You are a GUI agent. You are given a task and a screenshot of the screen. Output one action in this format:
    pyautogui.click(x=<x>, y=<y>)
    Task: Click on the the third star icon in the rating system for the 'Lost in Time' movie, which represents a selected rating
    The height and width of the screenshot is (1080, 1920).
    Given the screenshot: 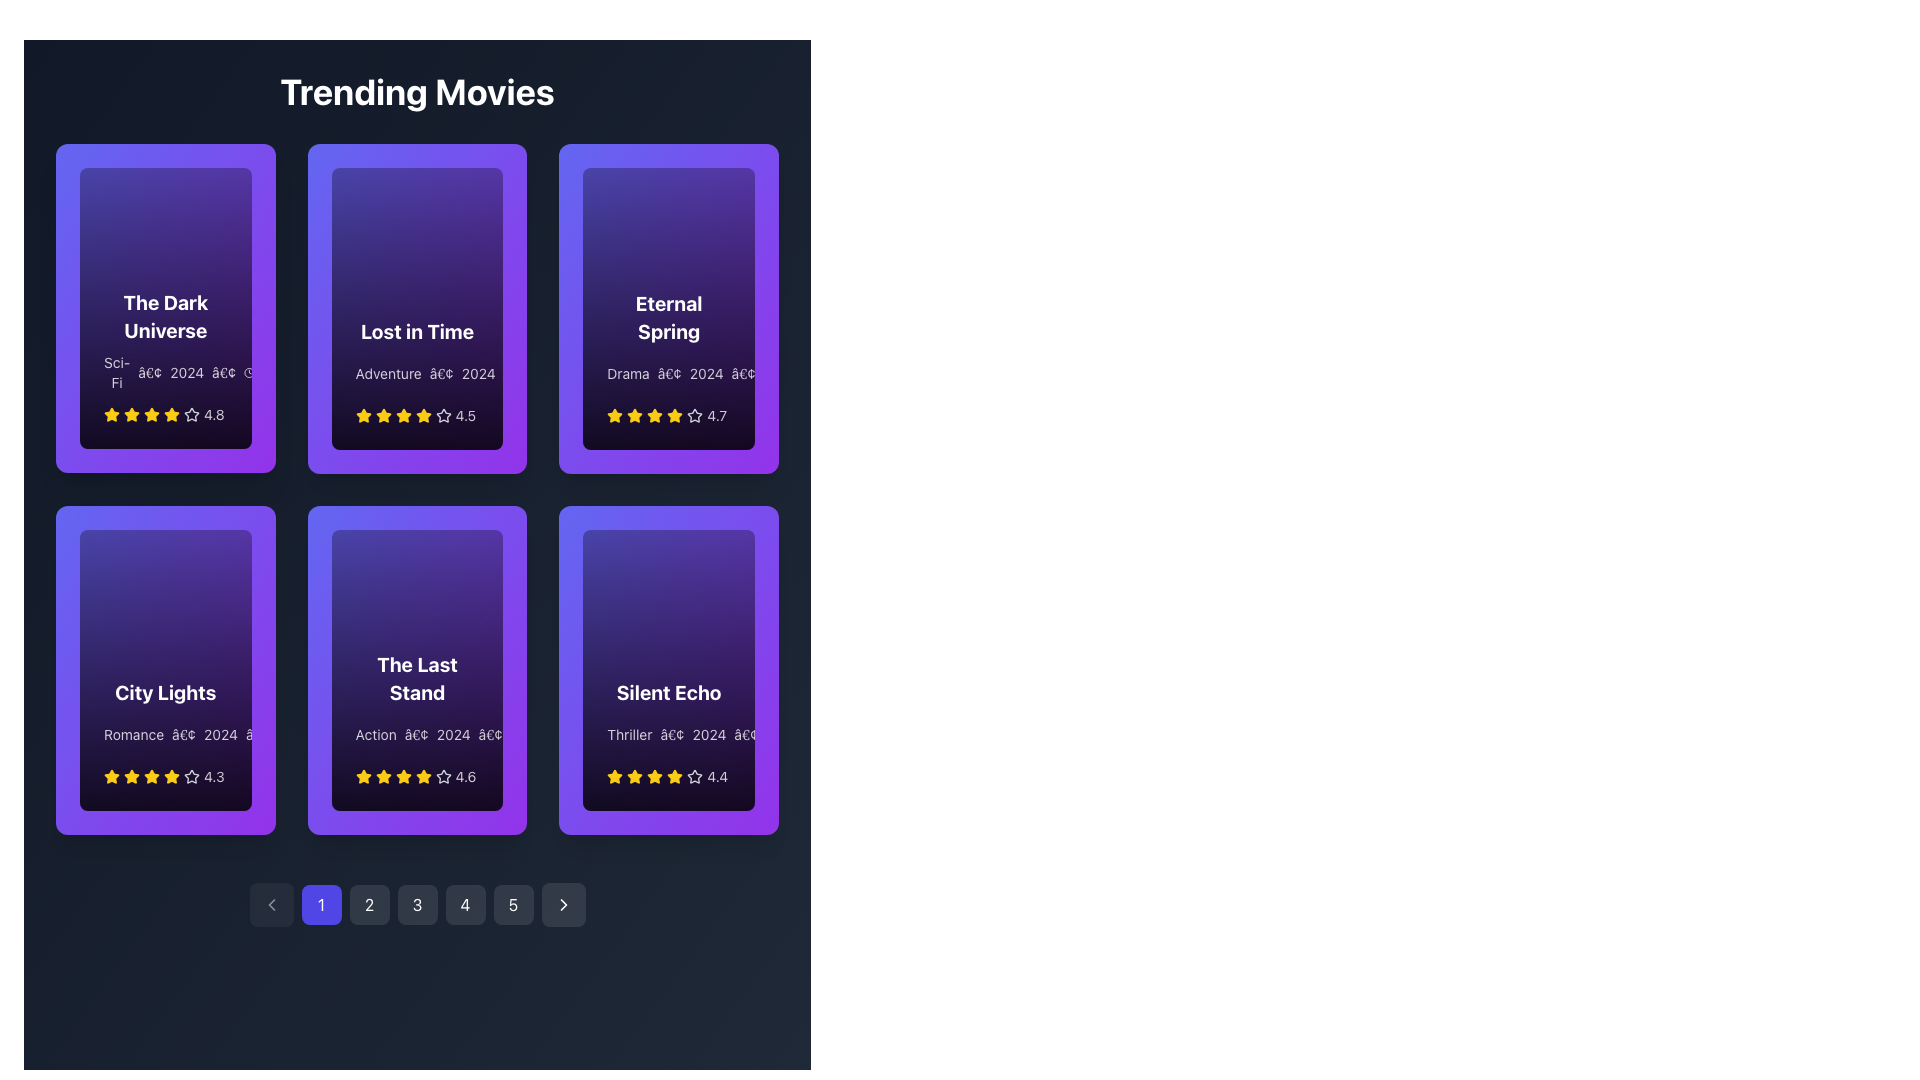 What is the action you would take?
    pyautogui.click(x=442, y=414)
    